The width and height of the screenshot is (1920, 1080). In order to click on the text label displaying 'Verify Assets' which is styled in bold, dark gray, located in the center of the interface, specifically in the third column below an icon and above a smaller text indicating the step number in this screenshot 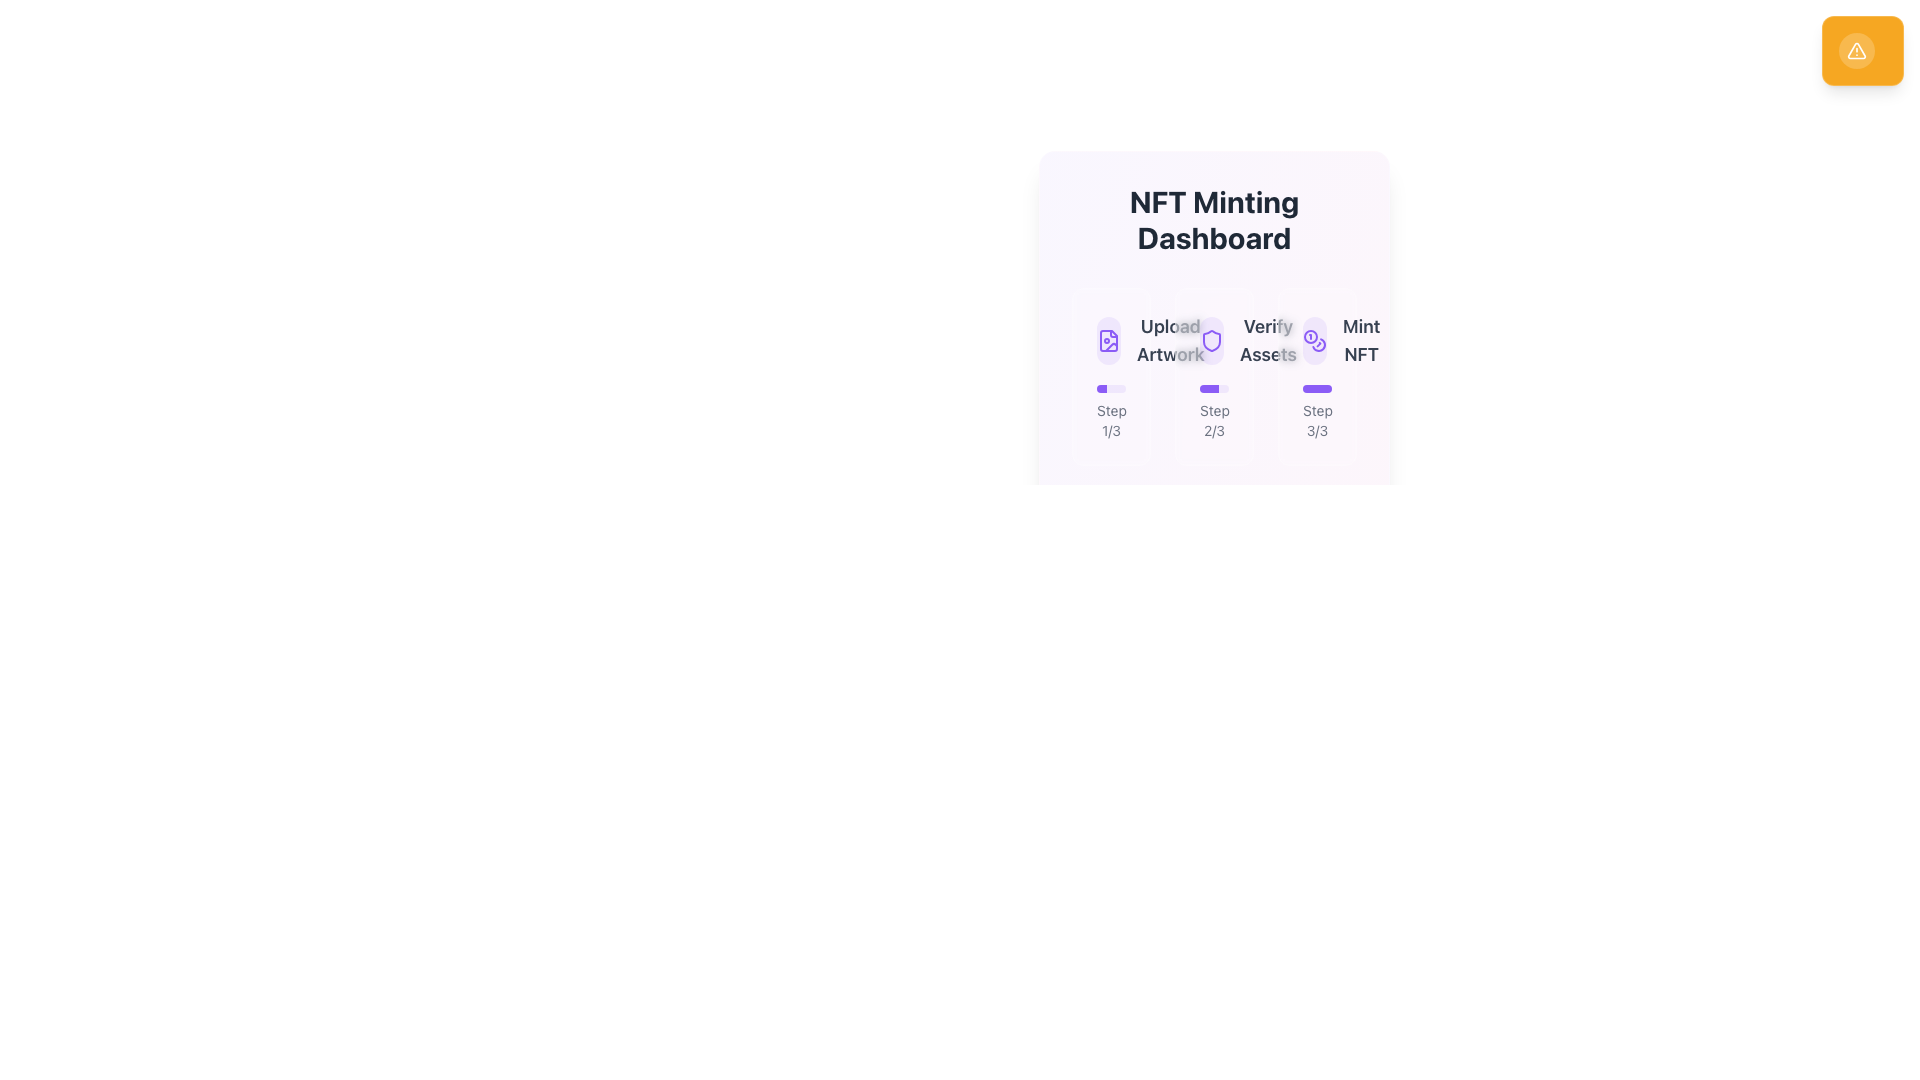, I will do `click(1267, 339)`.